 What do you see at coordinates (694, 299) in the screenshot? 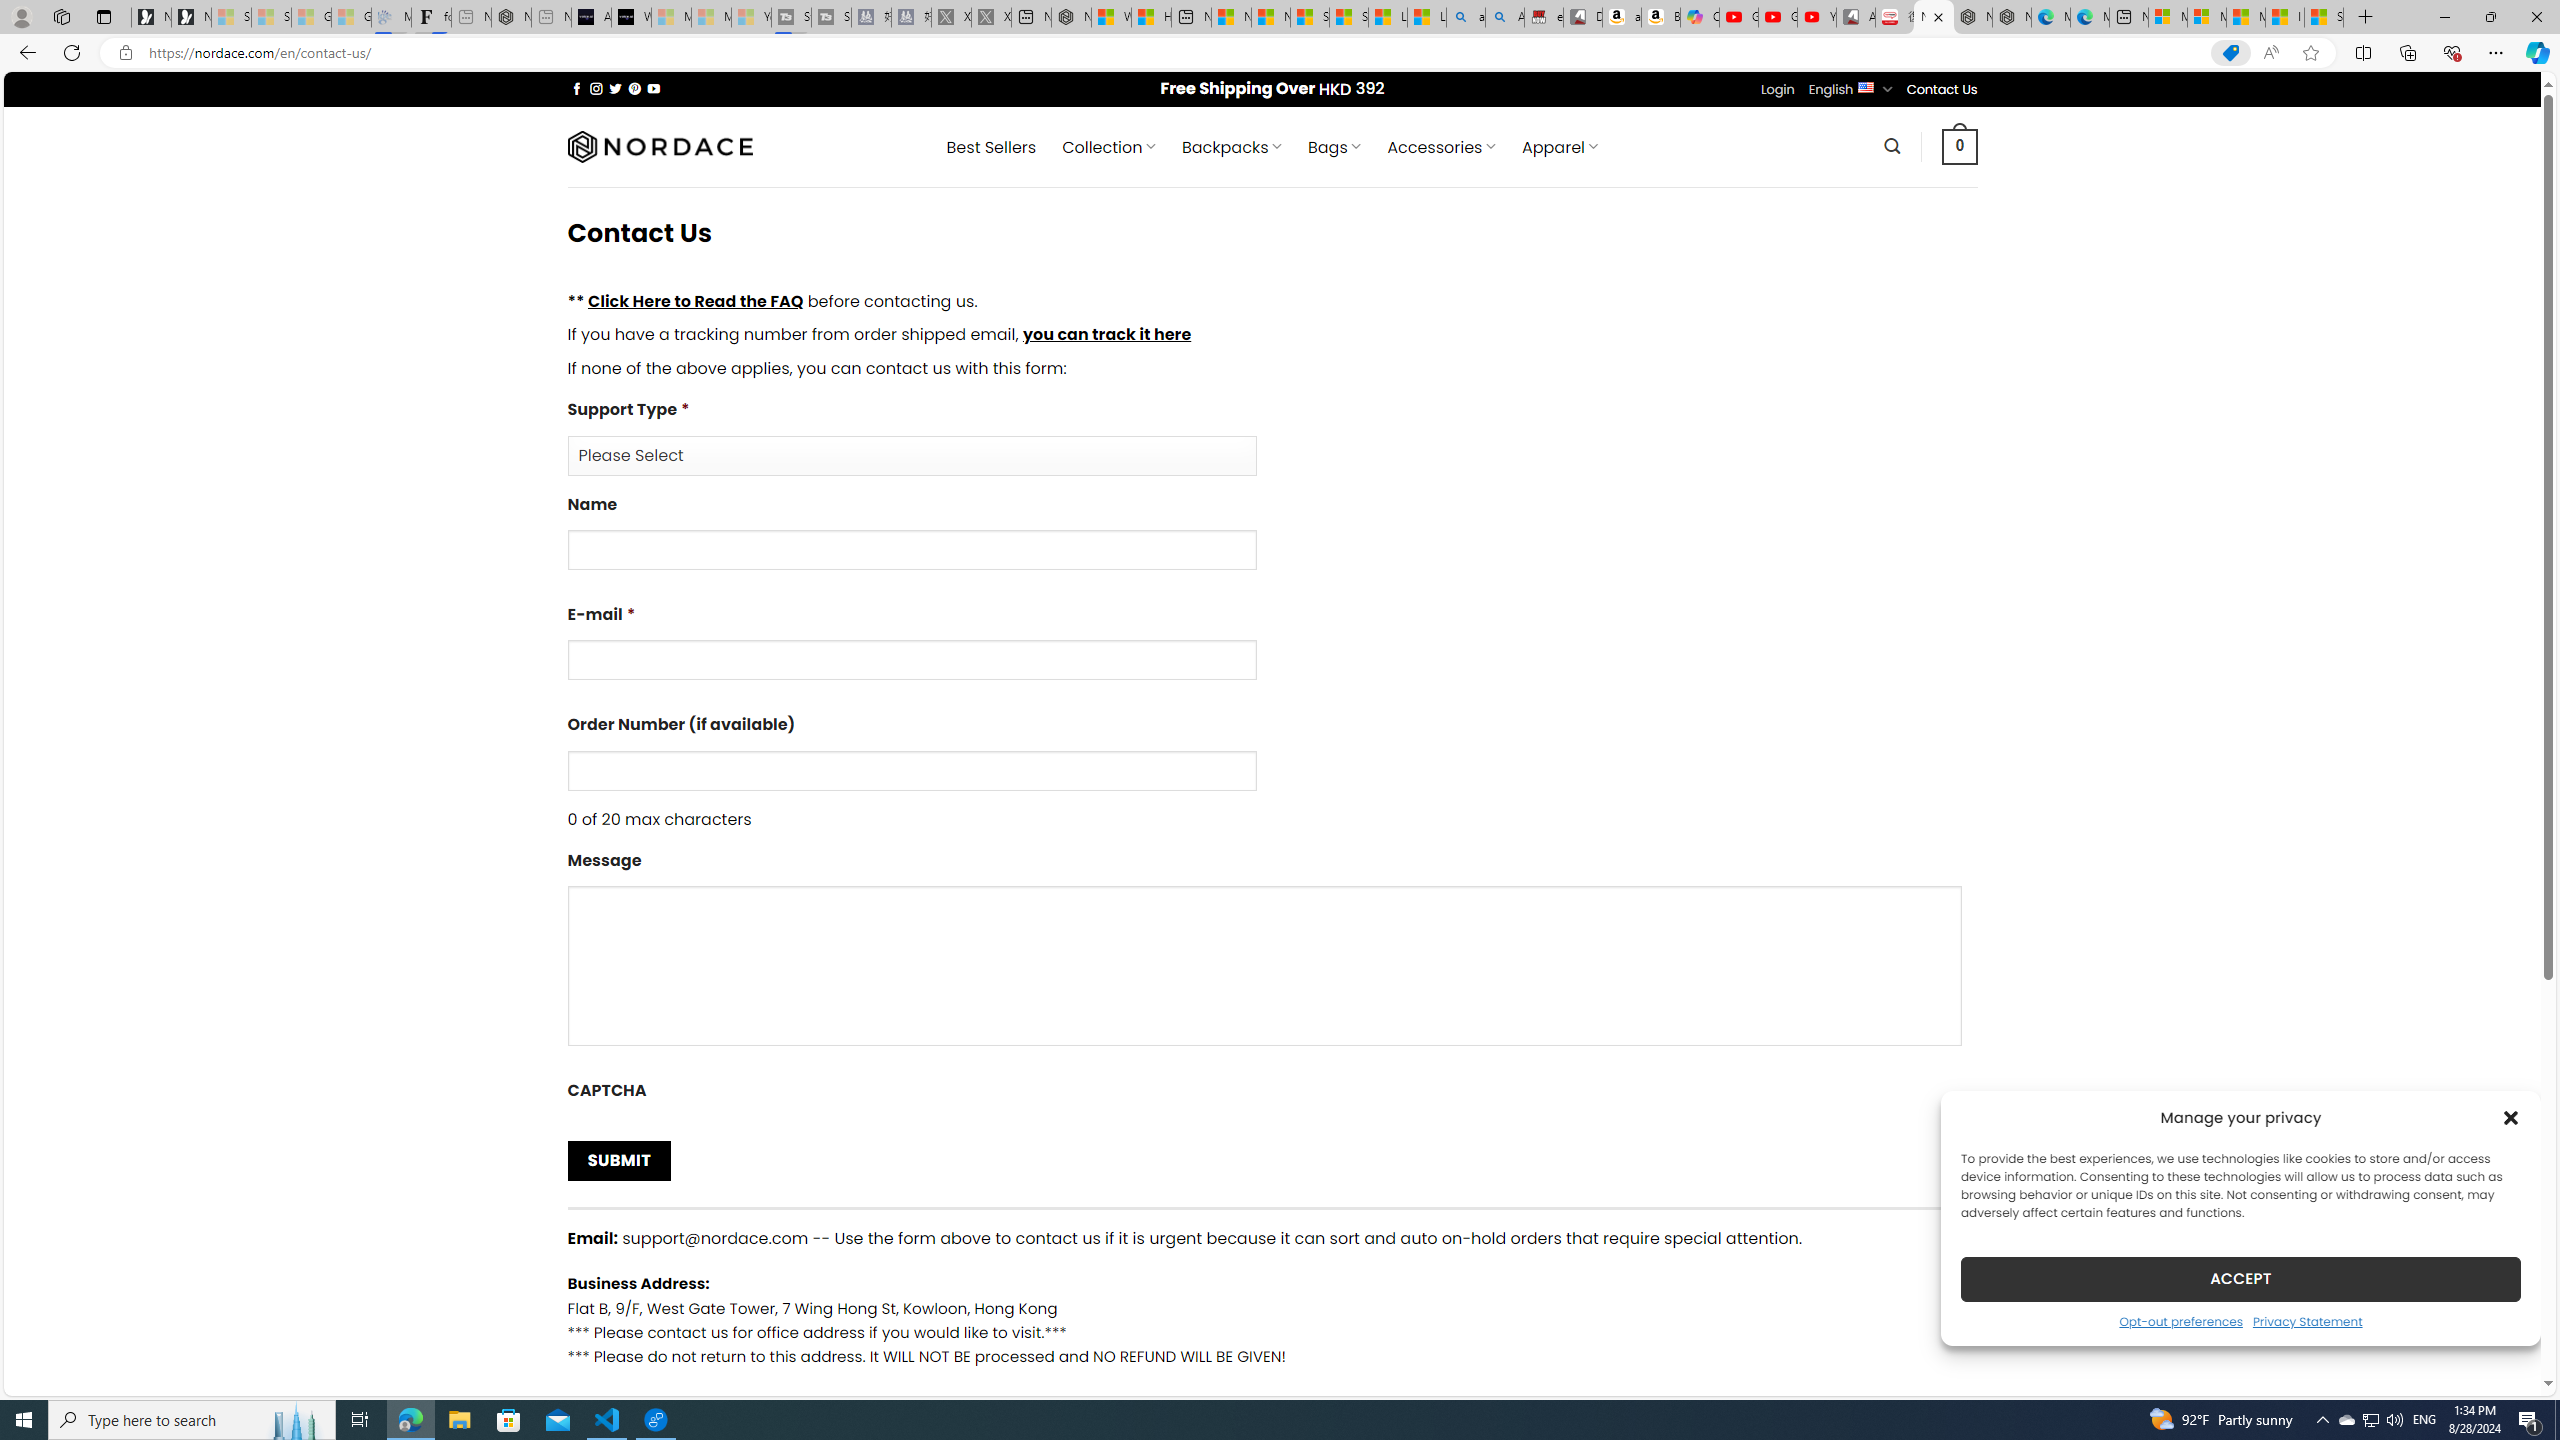
I see `'Click Here to Read the FAQ'` at bounding box center [694, 299].